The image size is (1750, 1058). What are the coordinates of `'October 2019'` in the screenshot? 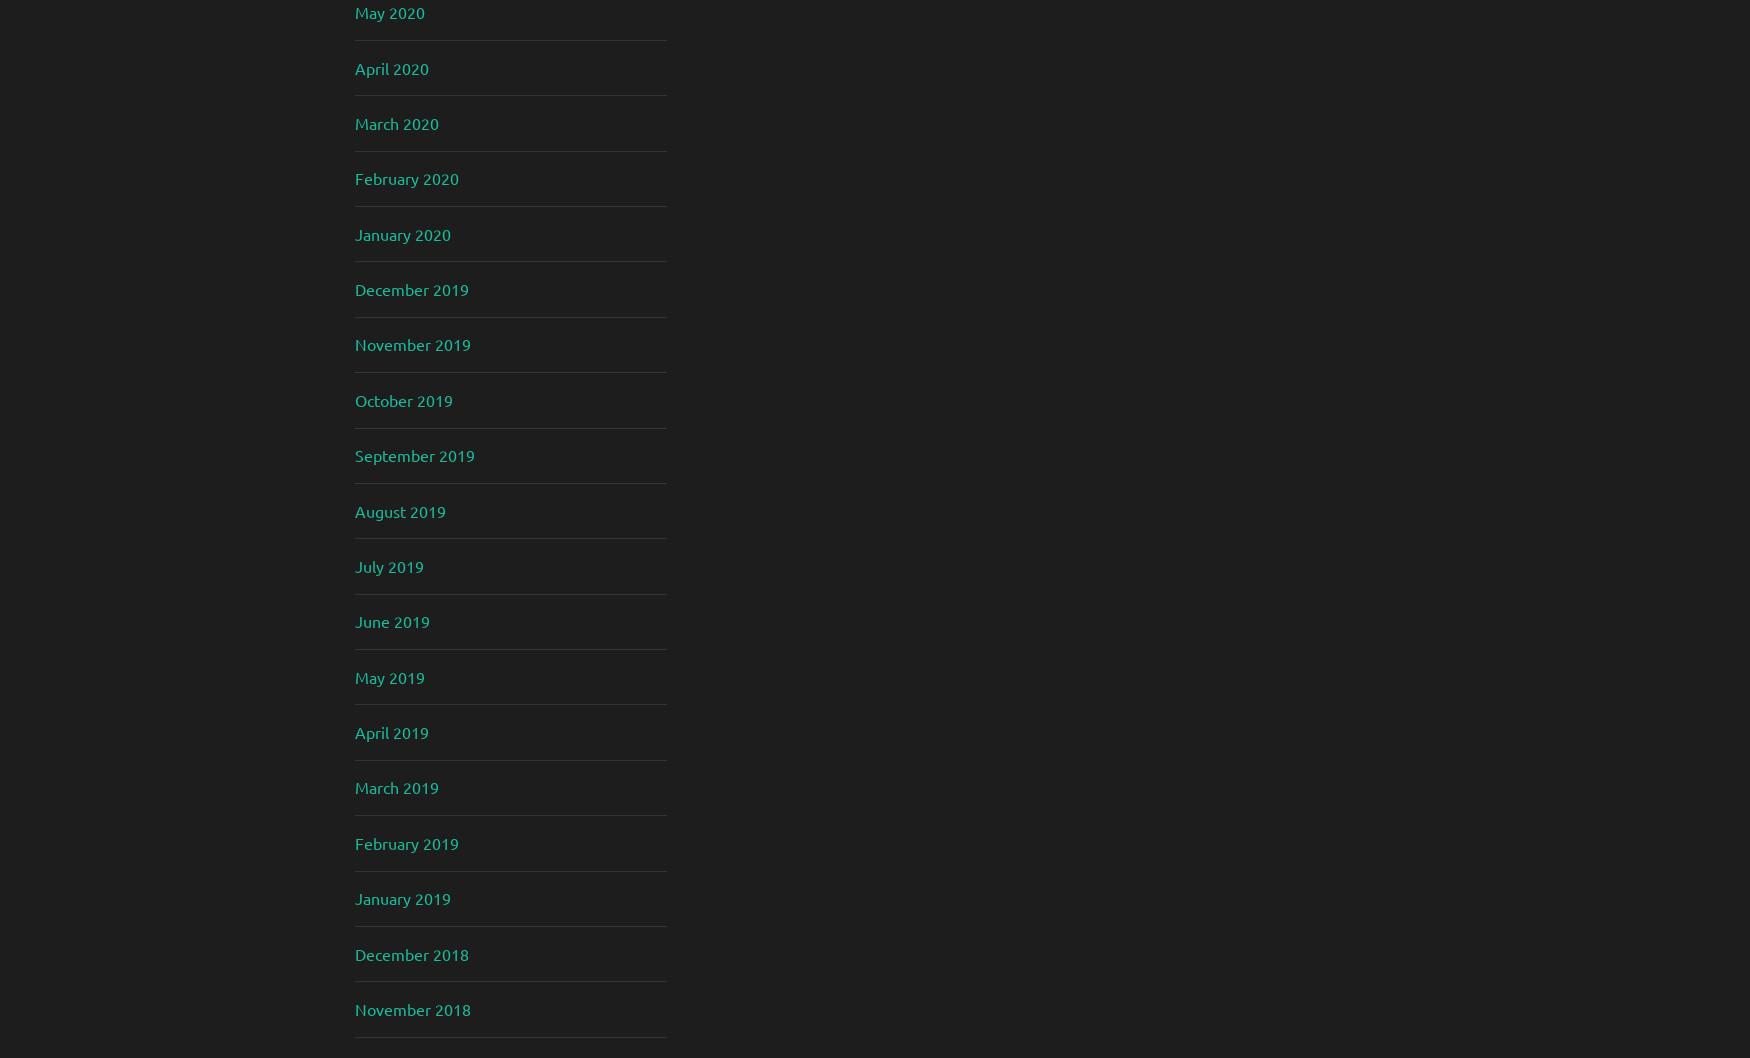 It's located at (403, 398).